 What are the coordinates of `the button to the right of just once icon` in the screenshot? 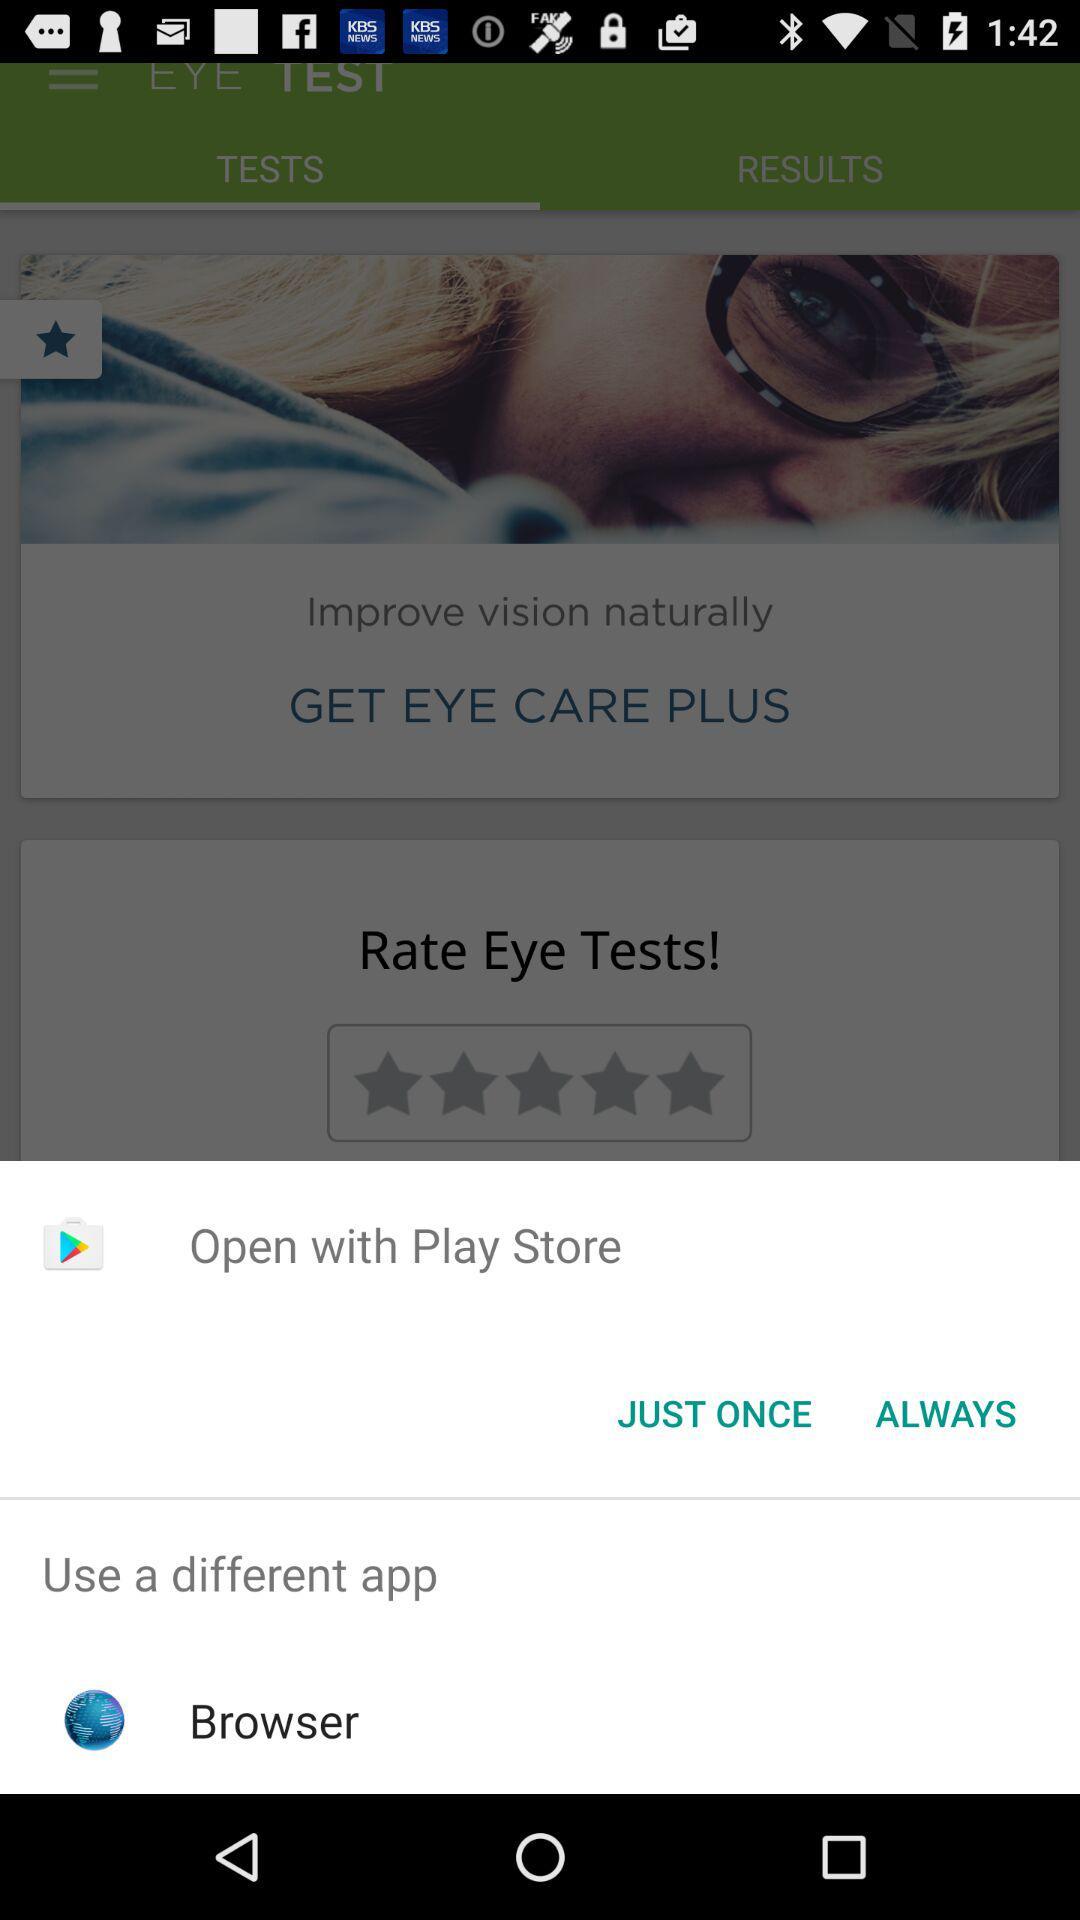 It's located at (945, 1411).